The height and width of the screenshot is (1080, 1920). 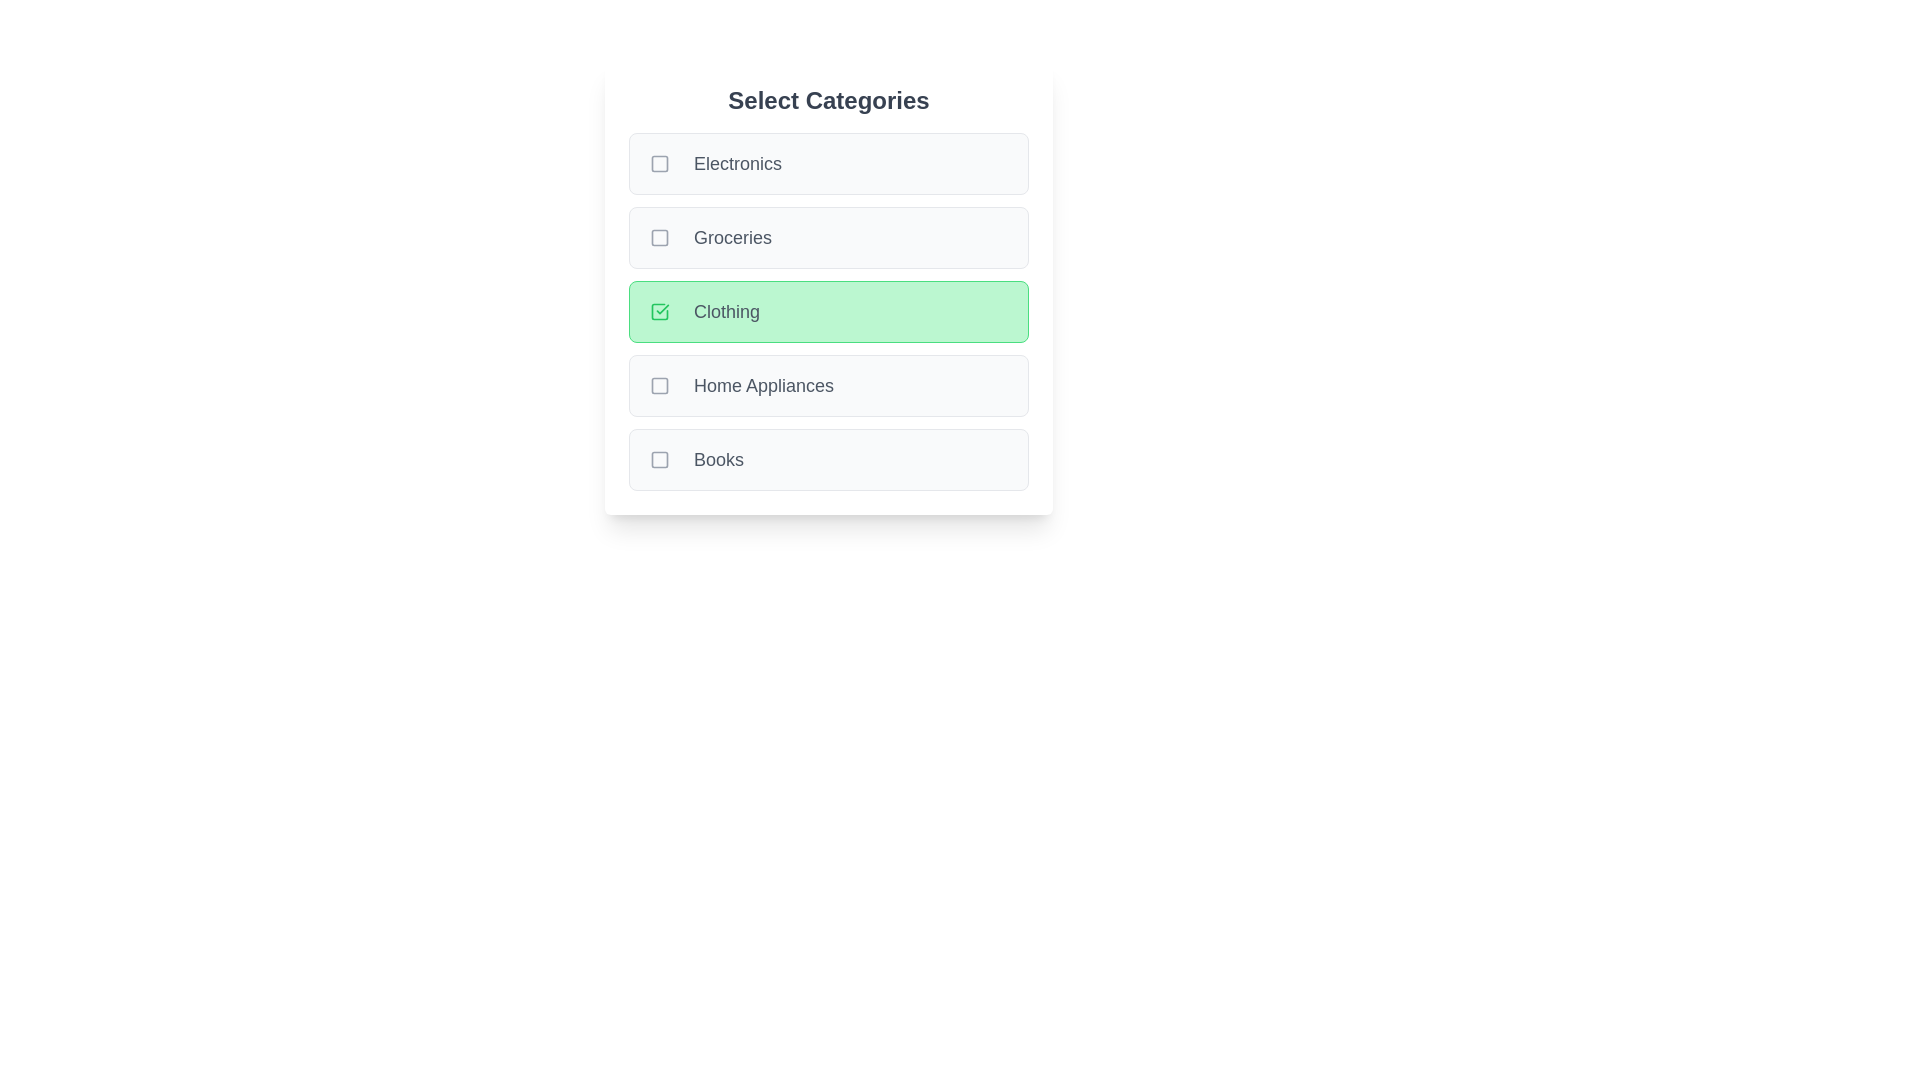 I want to click on the category Electronics, so click(x=829, y=163).